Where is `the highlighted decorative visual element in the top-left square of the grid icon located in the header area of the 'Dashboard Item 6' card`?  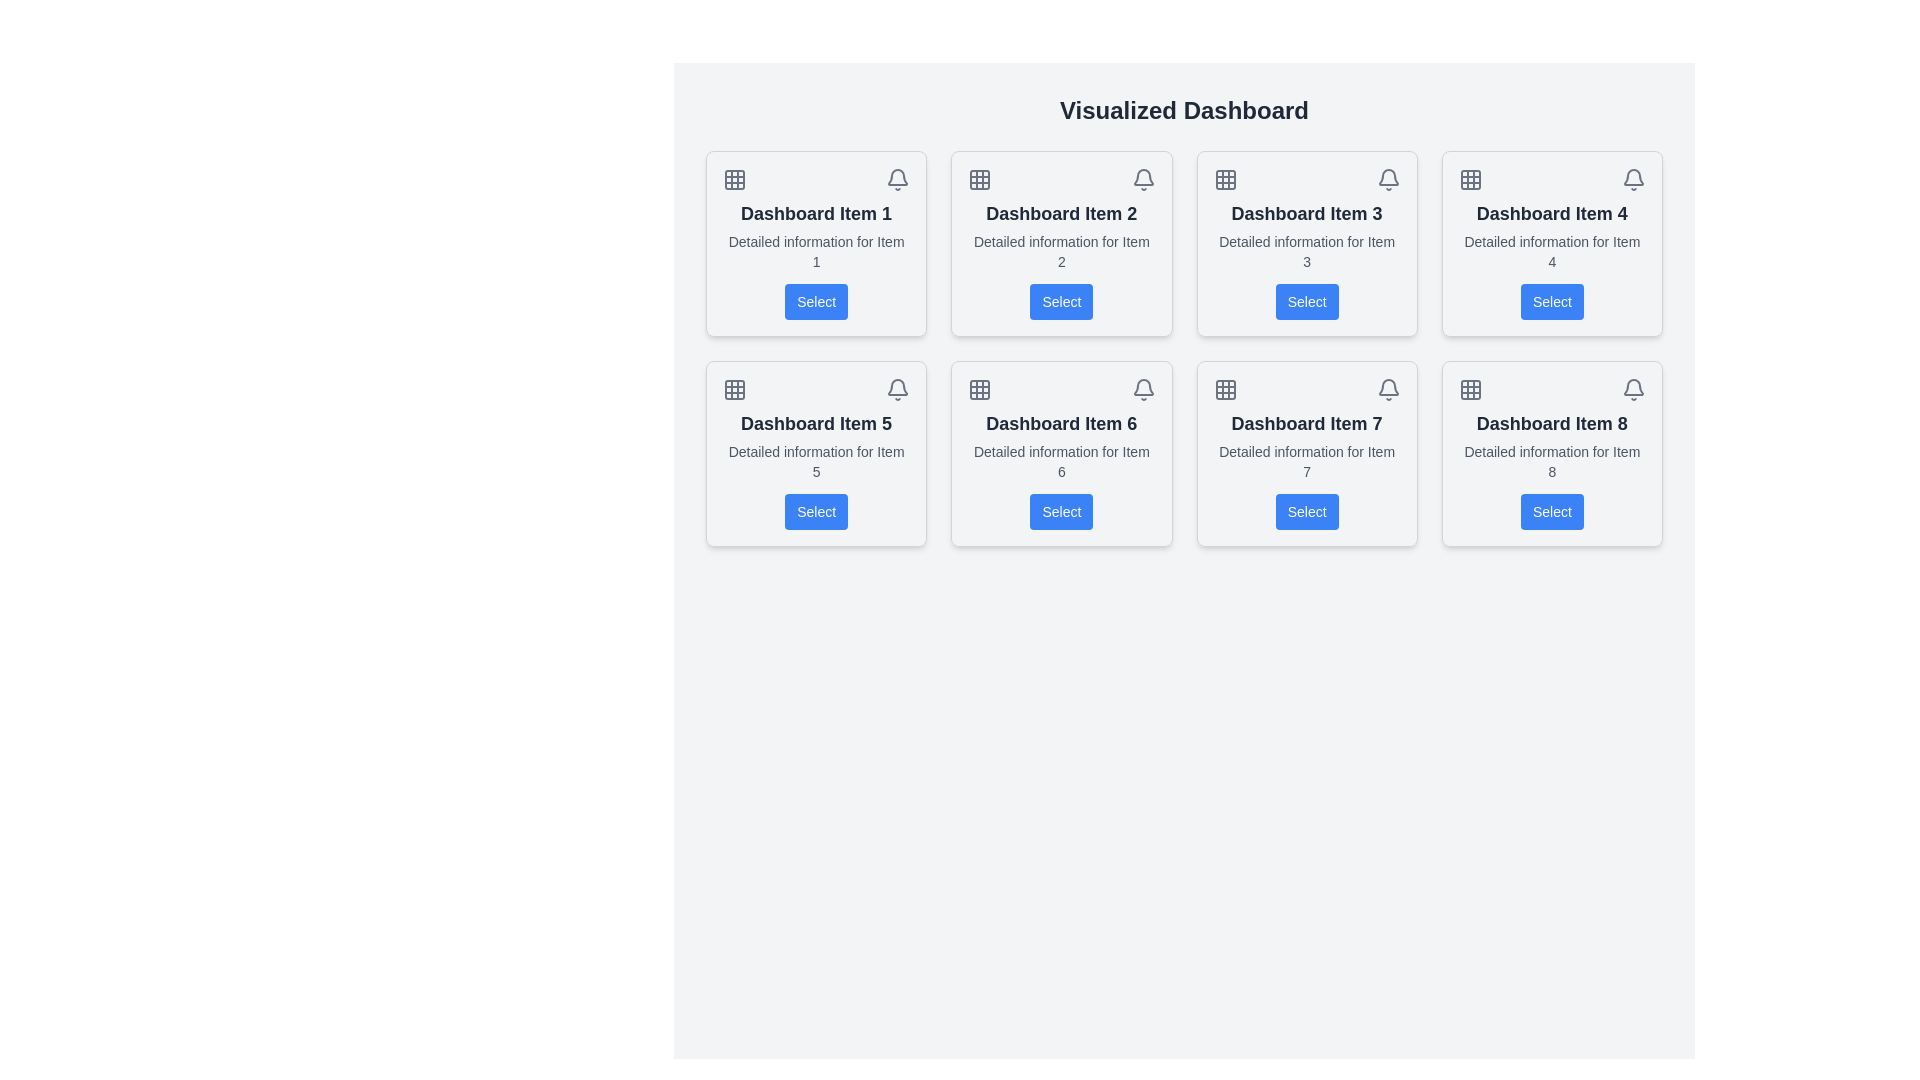
the highlighted decorative visual element in the top-left square of the grid icon located in the header area of the 'Dashboard Item 6' card is located at coordinates (980, 389).